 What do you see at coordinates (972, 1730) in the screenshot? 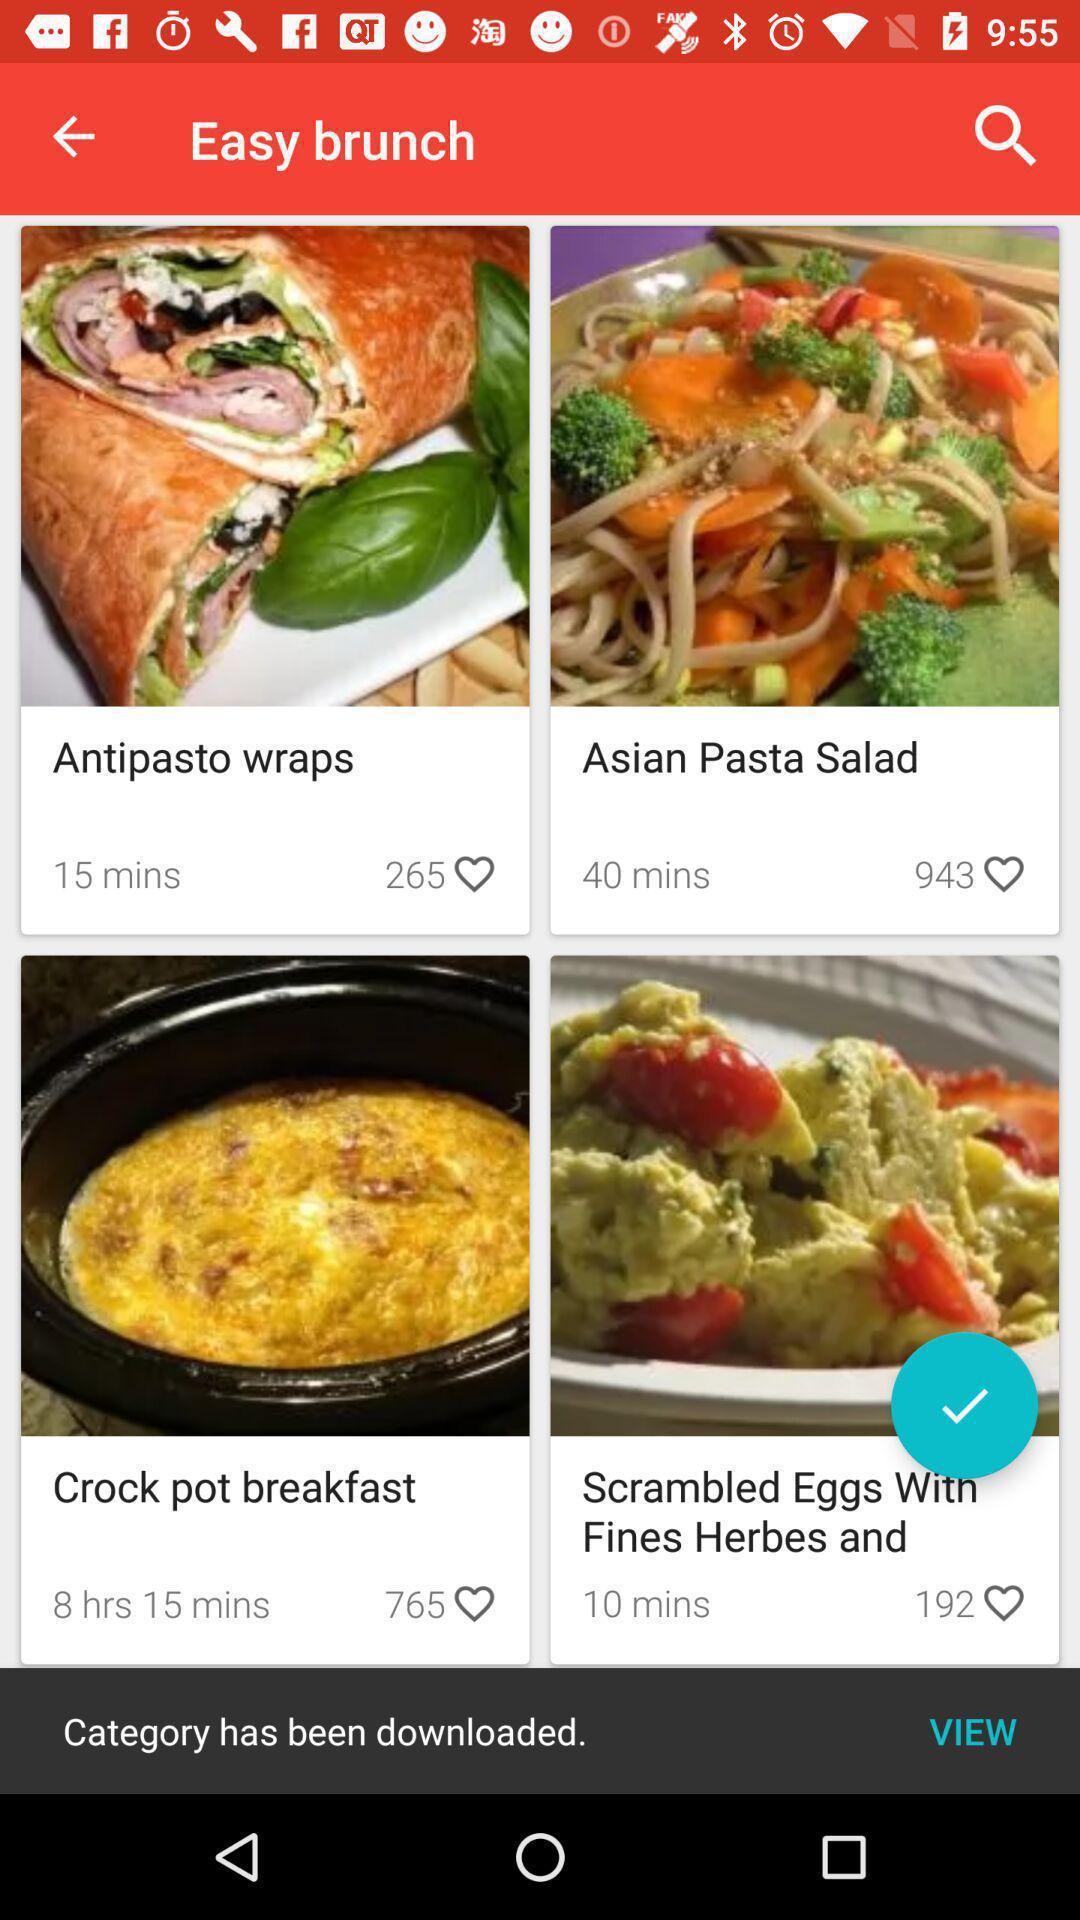
I see `icon below the 192 icon` at bounding box center [972, 1730].